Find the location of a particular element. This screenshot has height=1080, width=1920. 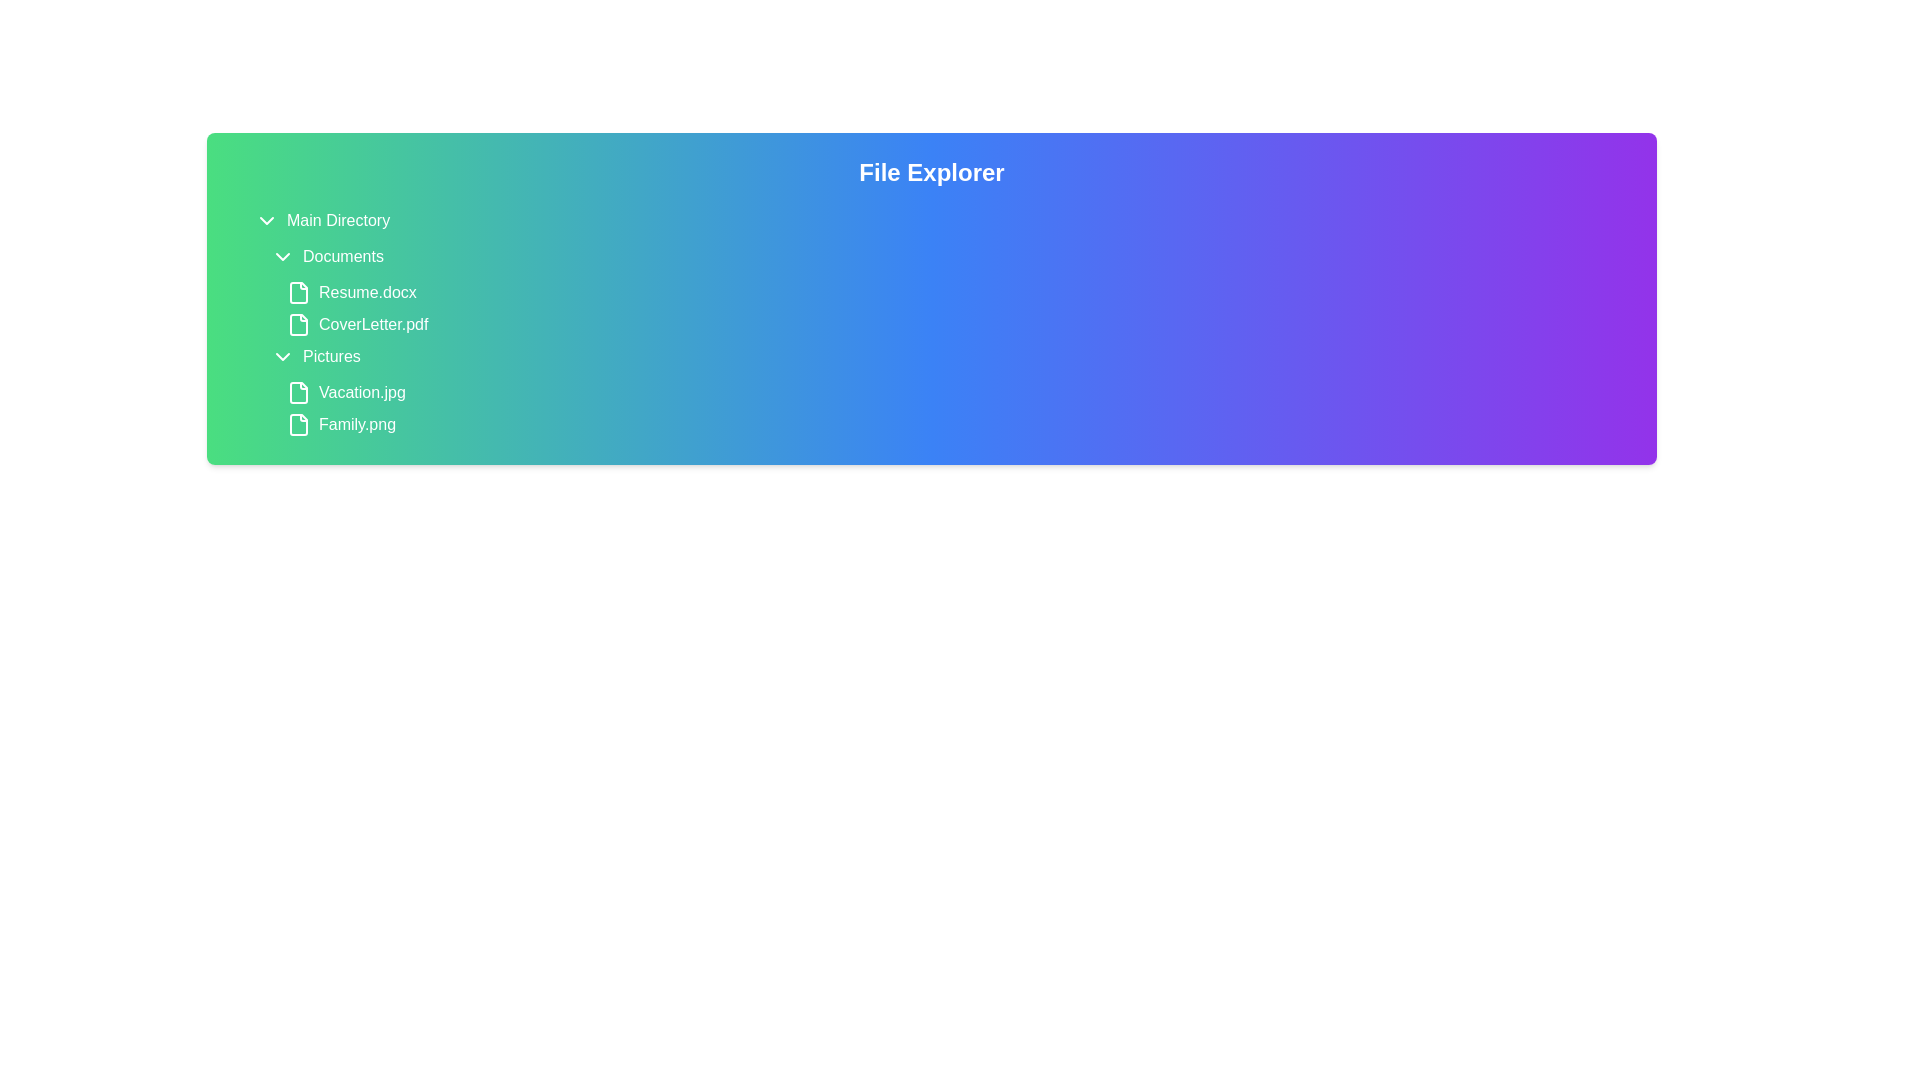

the file icon representing 'CoverLetter.pdf' in the Documents directory to visually identify the file type is located at coordinates (297, 323).